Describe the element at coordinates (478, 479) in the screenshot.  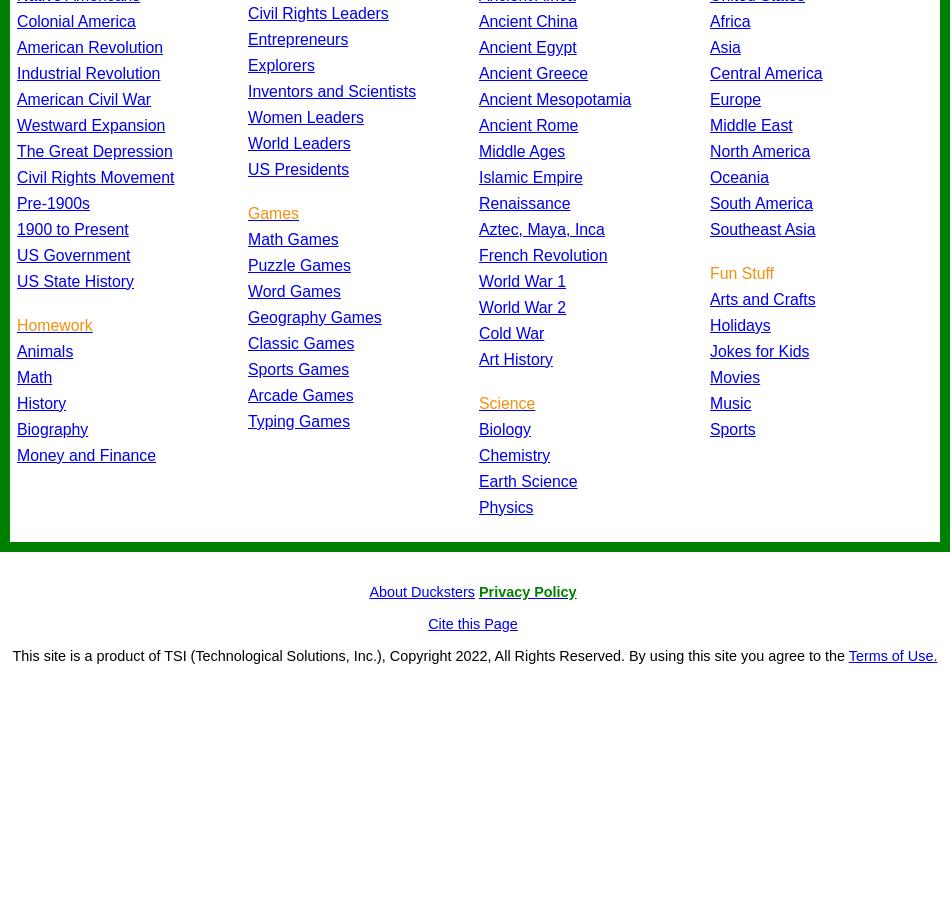
I see `'Earth Science'` at that location.